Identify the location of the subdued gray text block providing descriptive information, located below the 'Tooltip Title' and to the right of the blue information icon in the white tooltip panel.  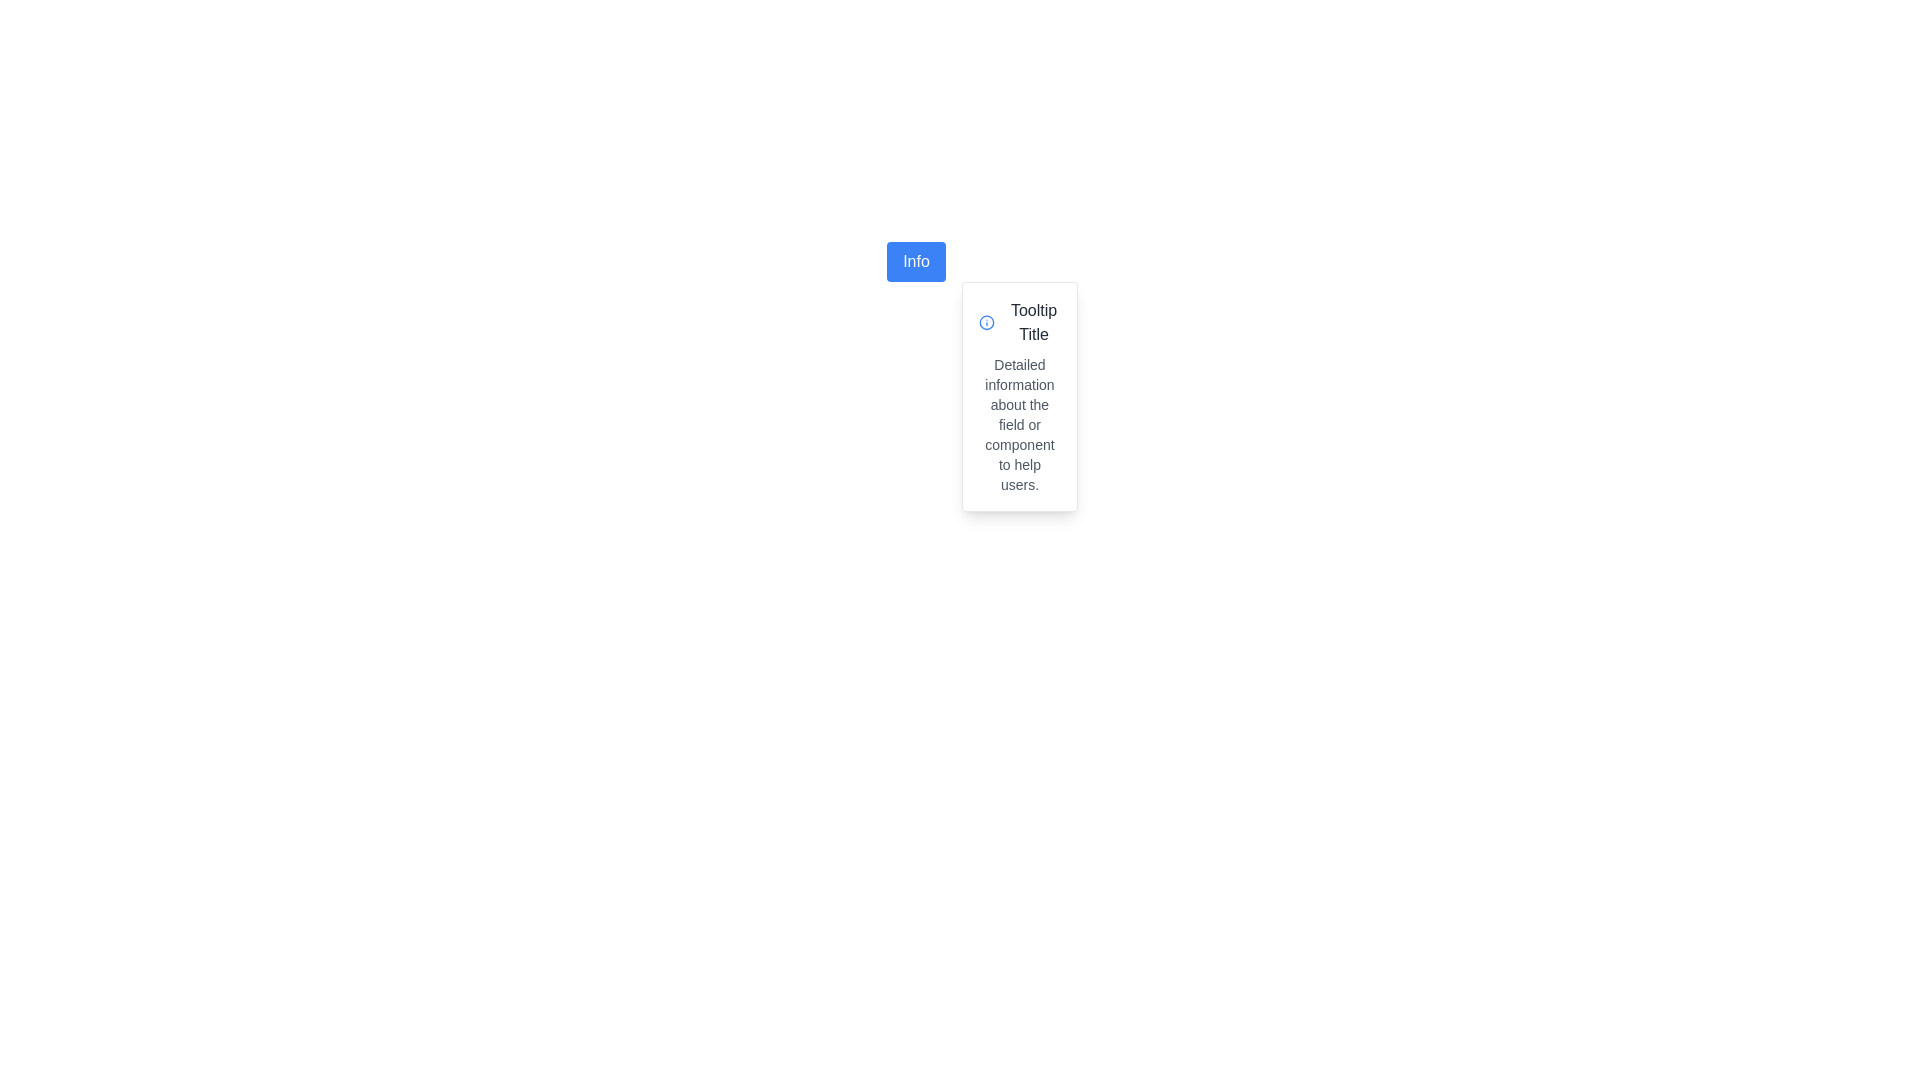
(1019, 423).